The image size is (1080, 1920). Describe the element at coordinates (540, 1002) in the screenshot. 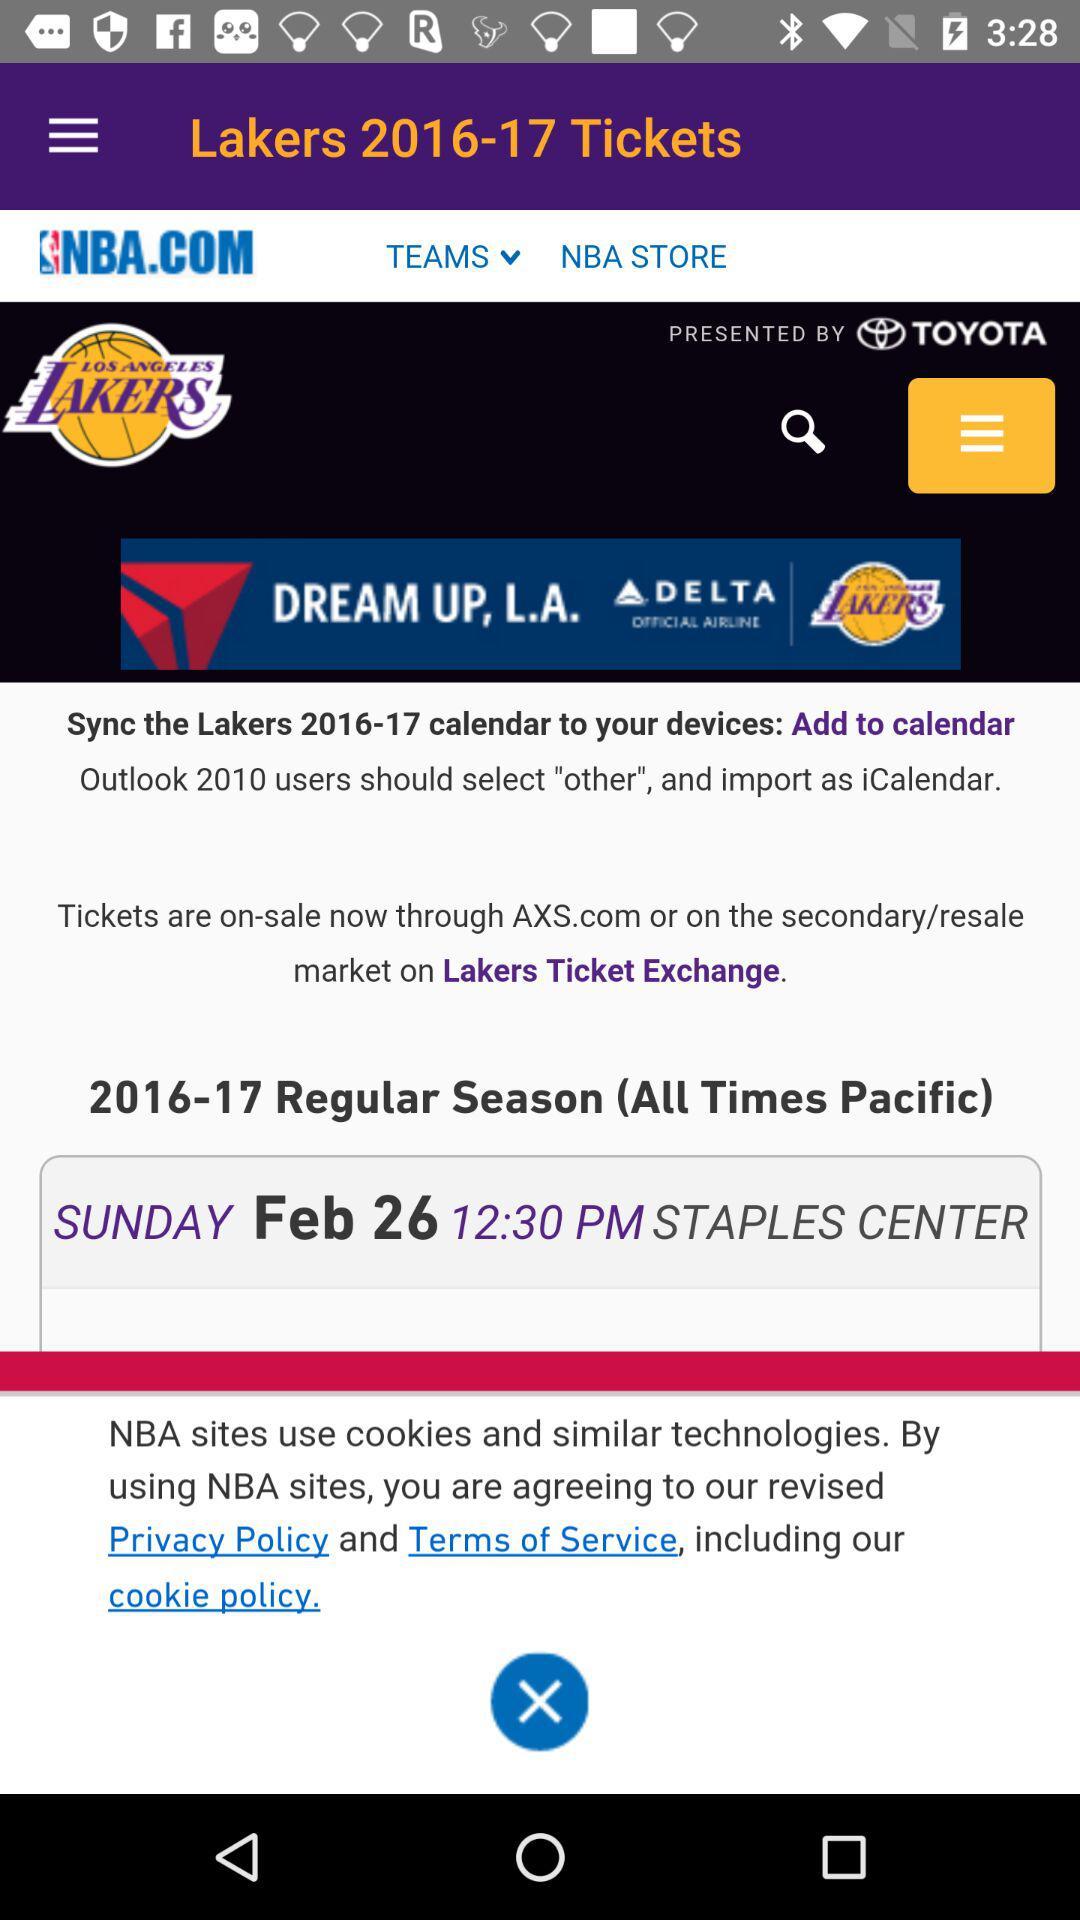

I see `advertisement page` at that location.